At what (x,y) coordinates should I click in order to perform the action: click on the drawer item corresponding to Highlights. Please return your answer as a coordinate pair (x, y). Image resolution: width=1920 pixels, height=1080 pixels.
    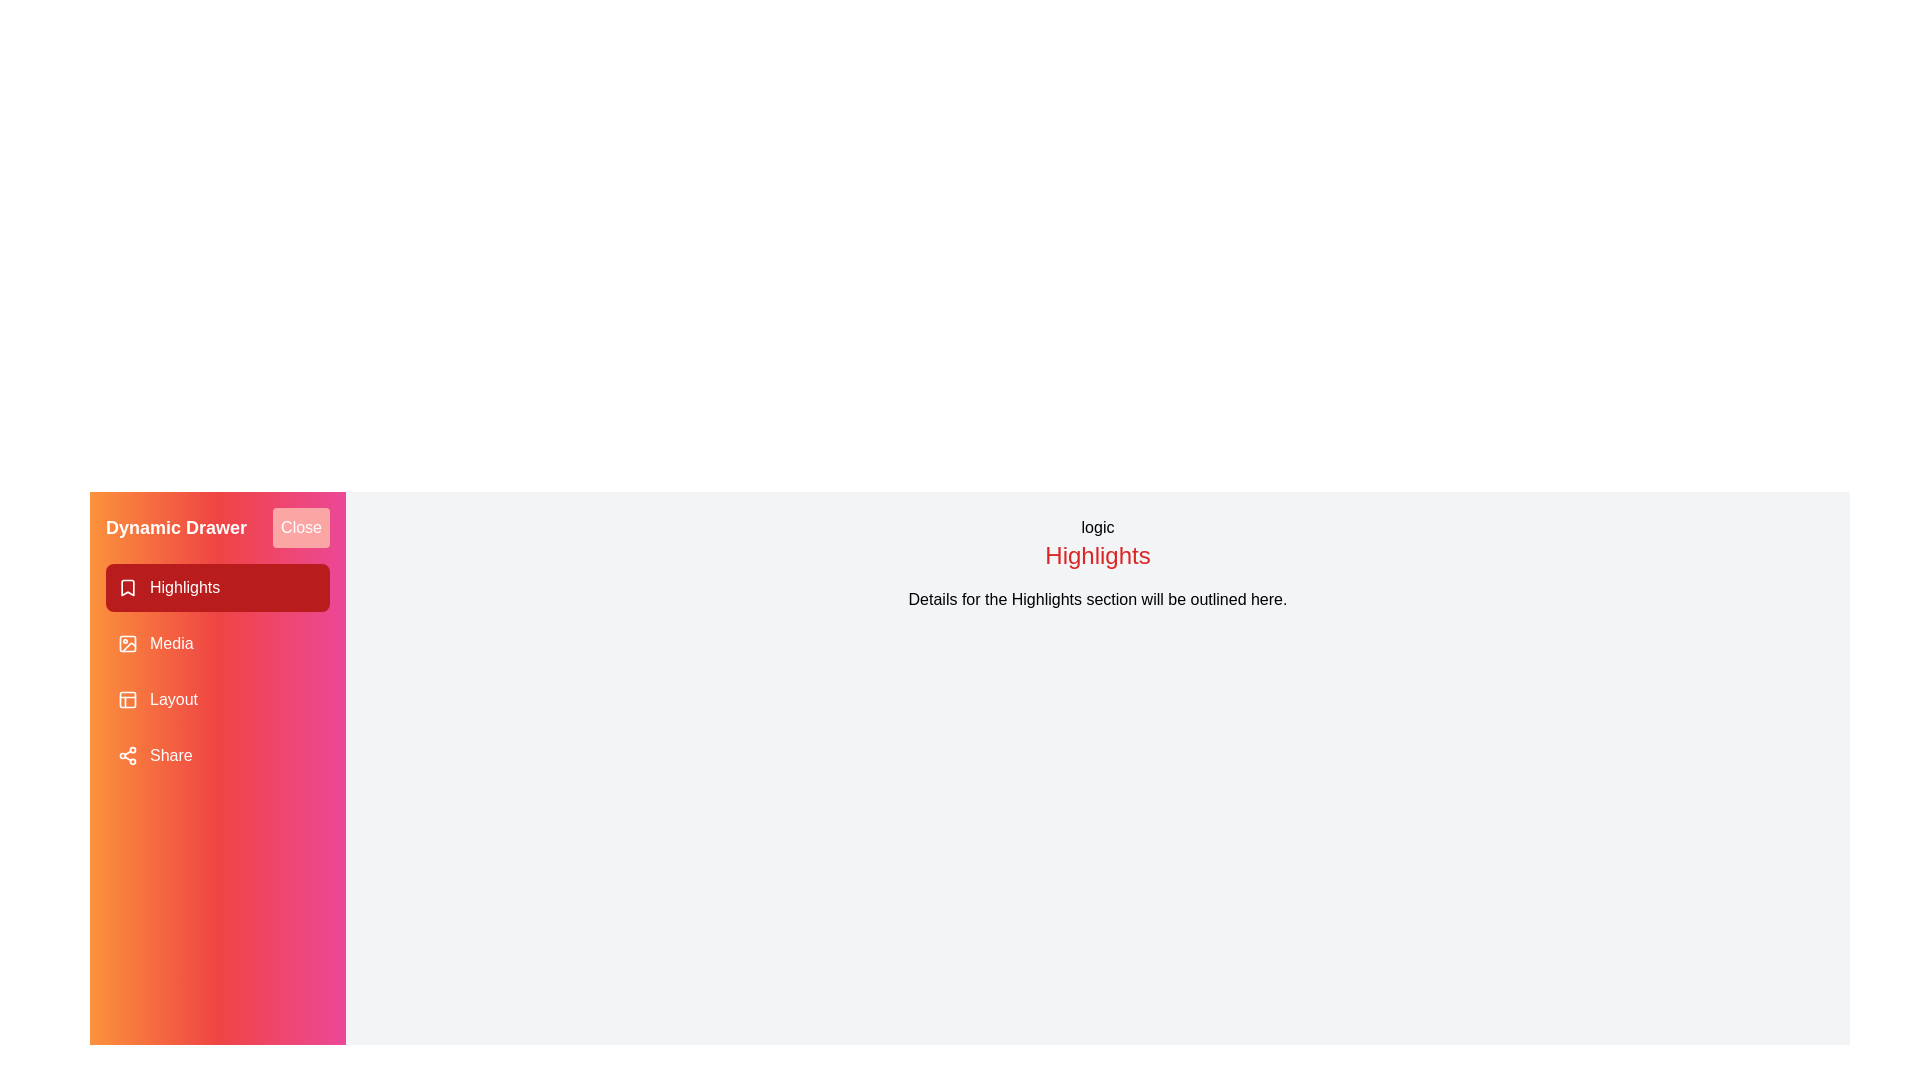
    Looking at the image, I should click on (217, 586).